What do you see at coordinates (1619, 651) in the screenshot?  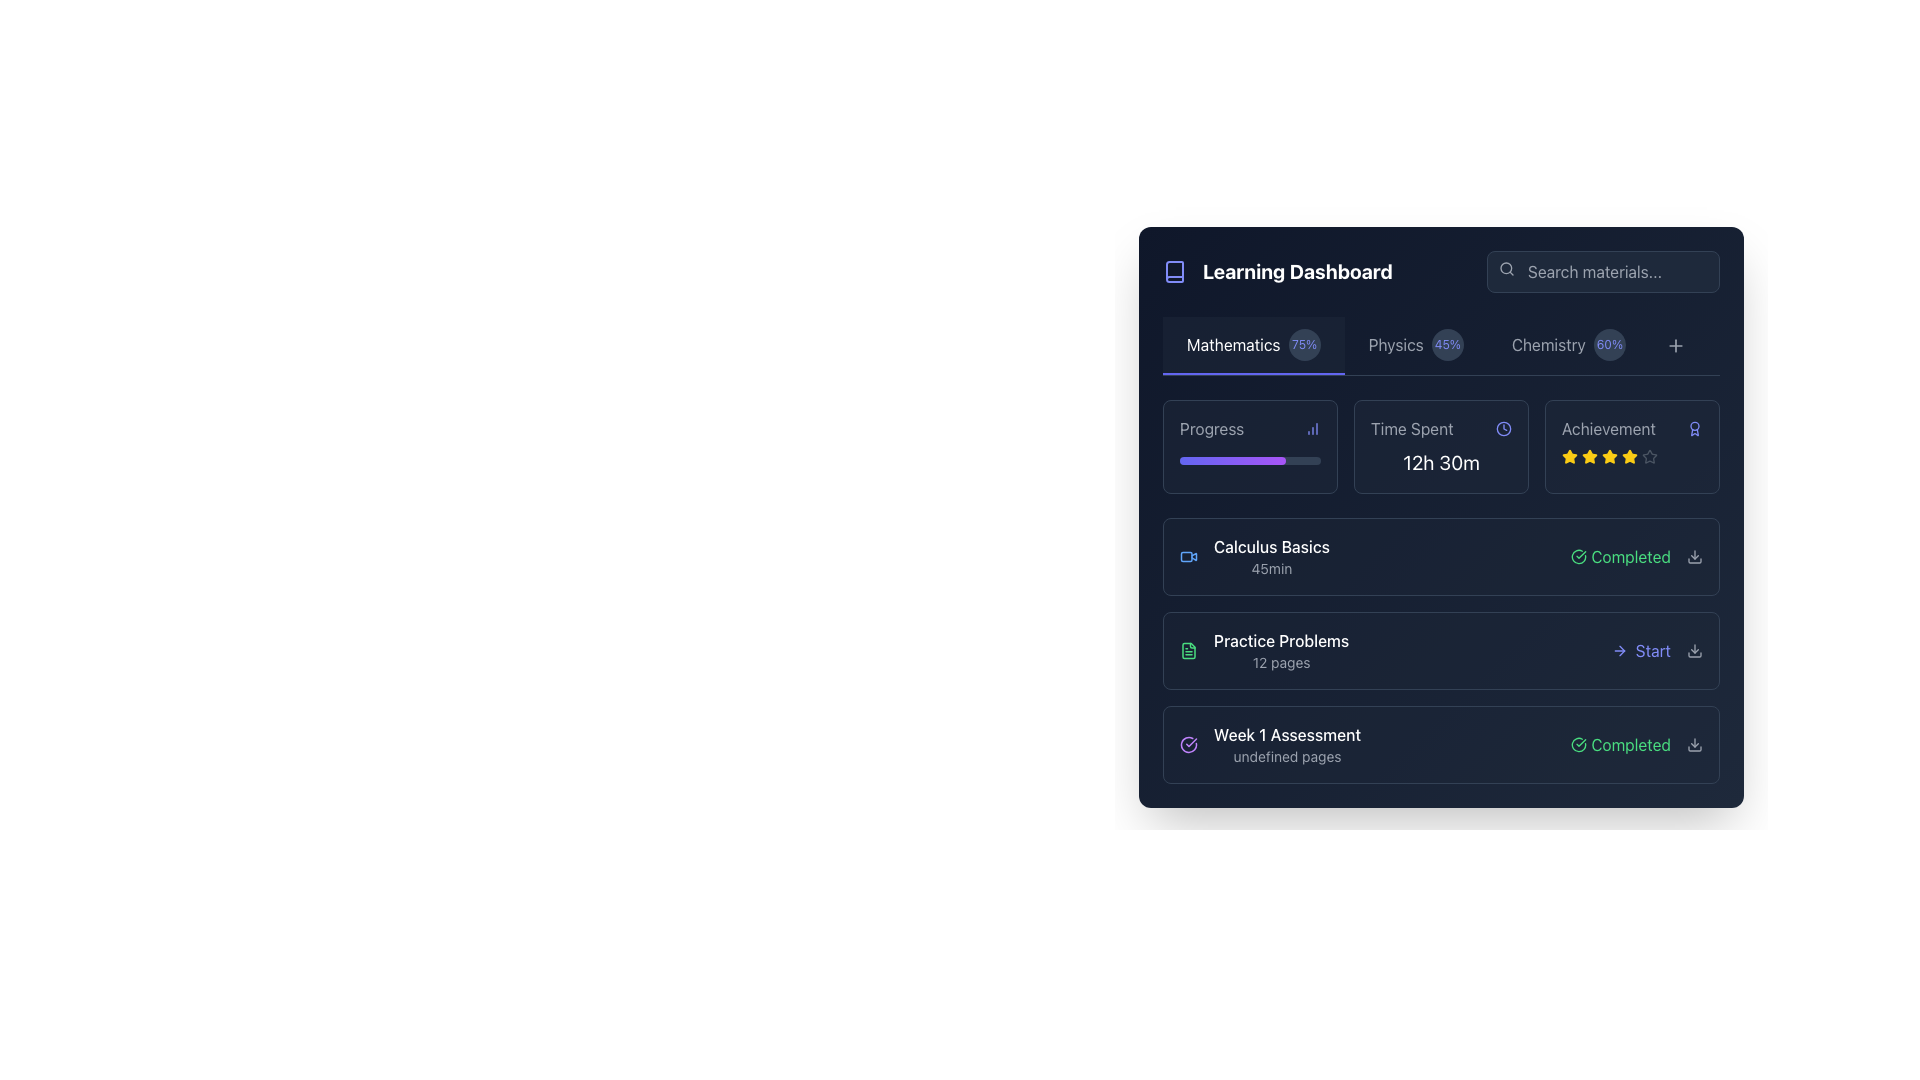 I see `the blue arrow icon next to the 'Start' label` at bounding box center [1619, 651].